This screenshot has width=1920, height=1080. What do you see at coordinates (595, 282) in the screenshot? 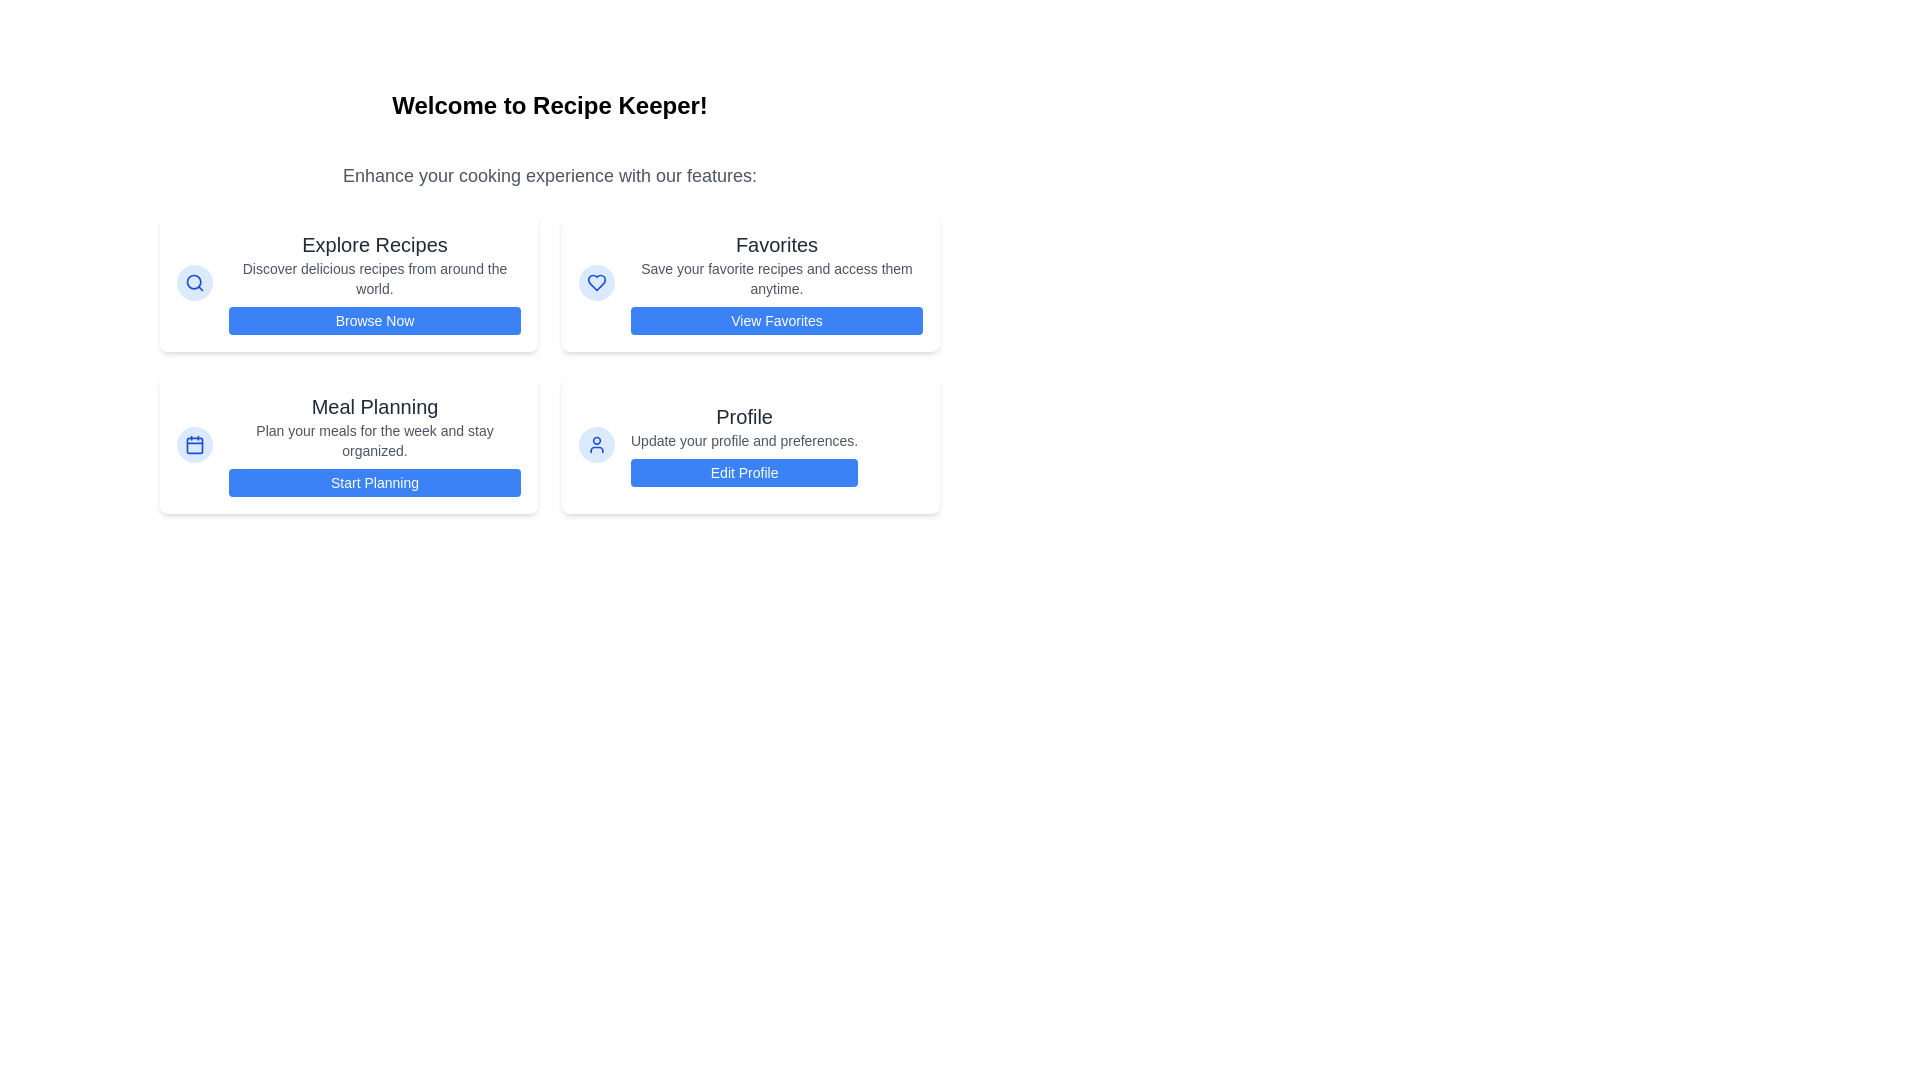
I see `the circular icon with a light blue background and dark blue heart symbol located in the 'Favorites' panel, positioned towards the upper-left part above the text description and button` at bounding box center [595, 282].